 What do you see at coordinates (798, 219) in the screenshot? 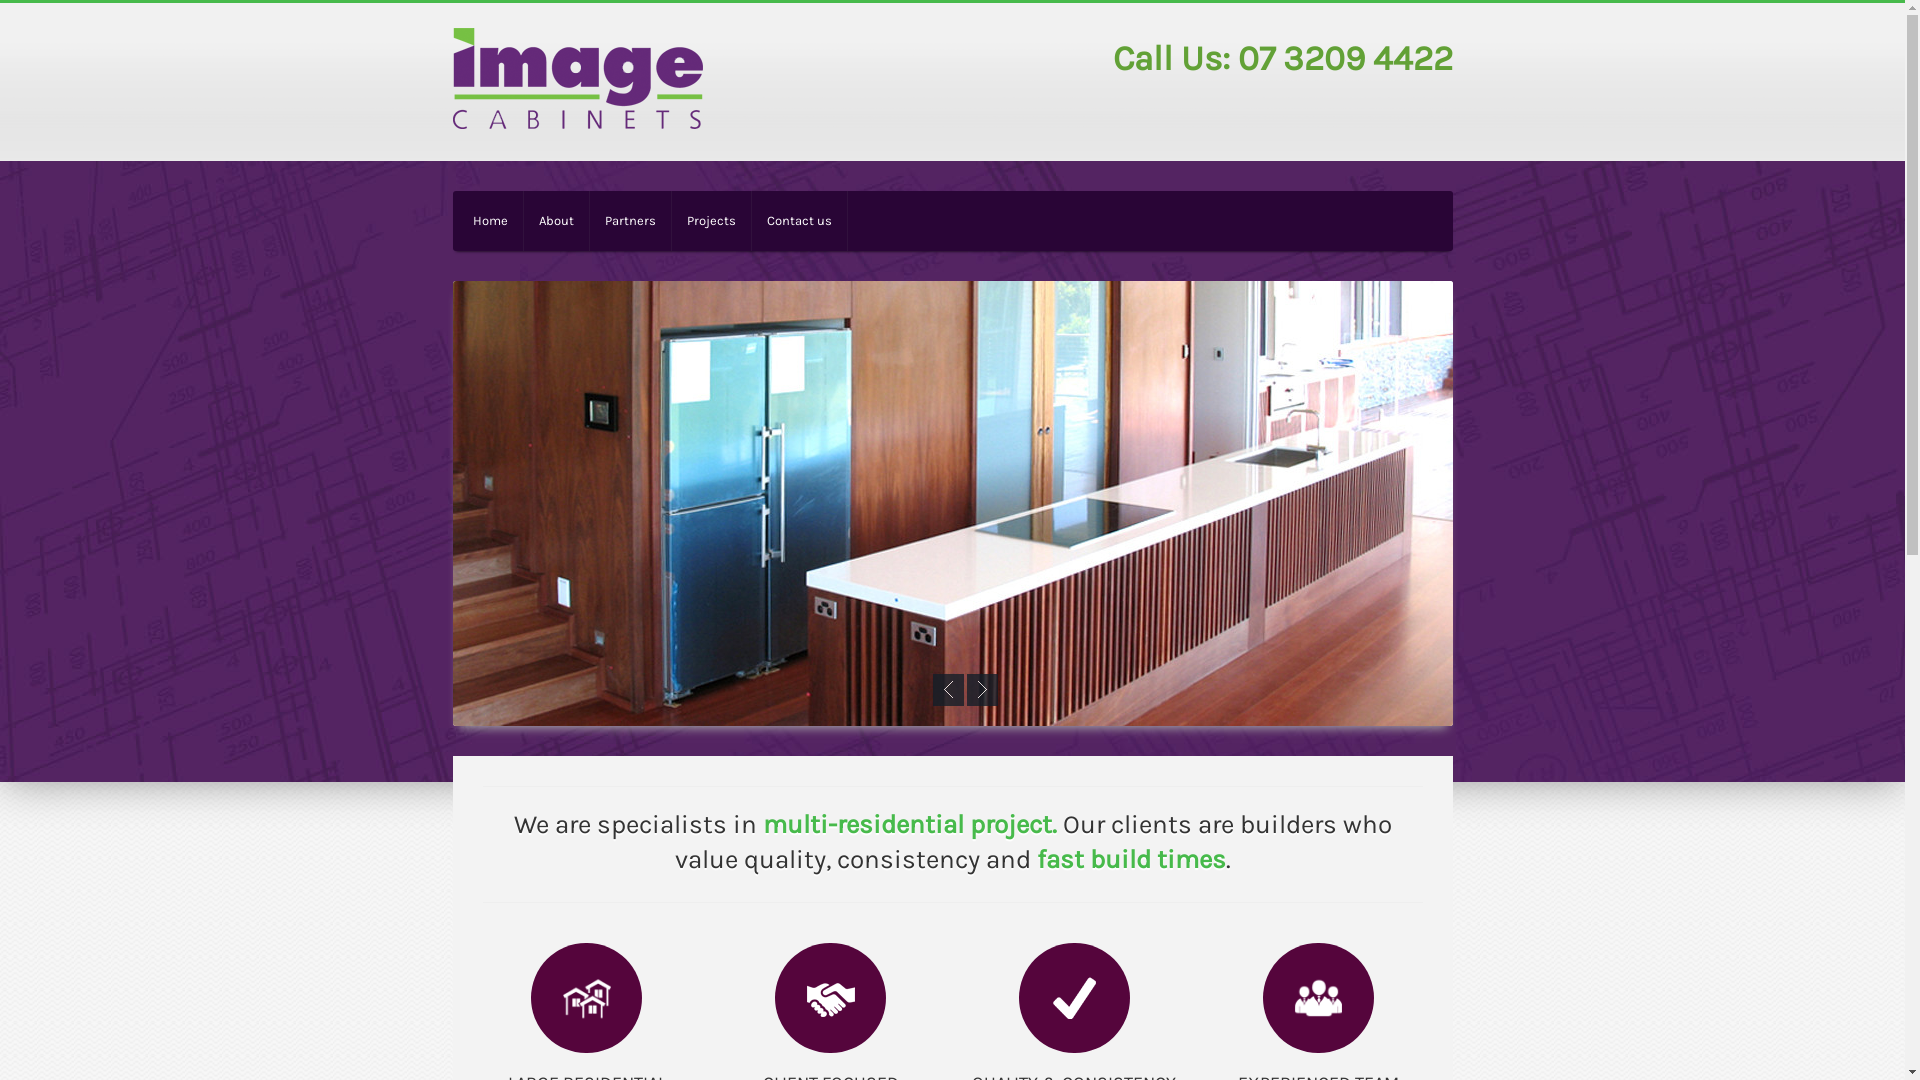
I see `'Contact us'` at bounding box center [798, 219].